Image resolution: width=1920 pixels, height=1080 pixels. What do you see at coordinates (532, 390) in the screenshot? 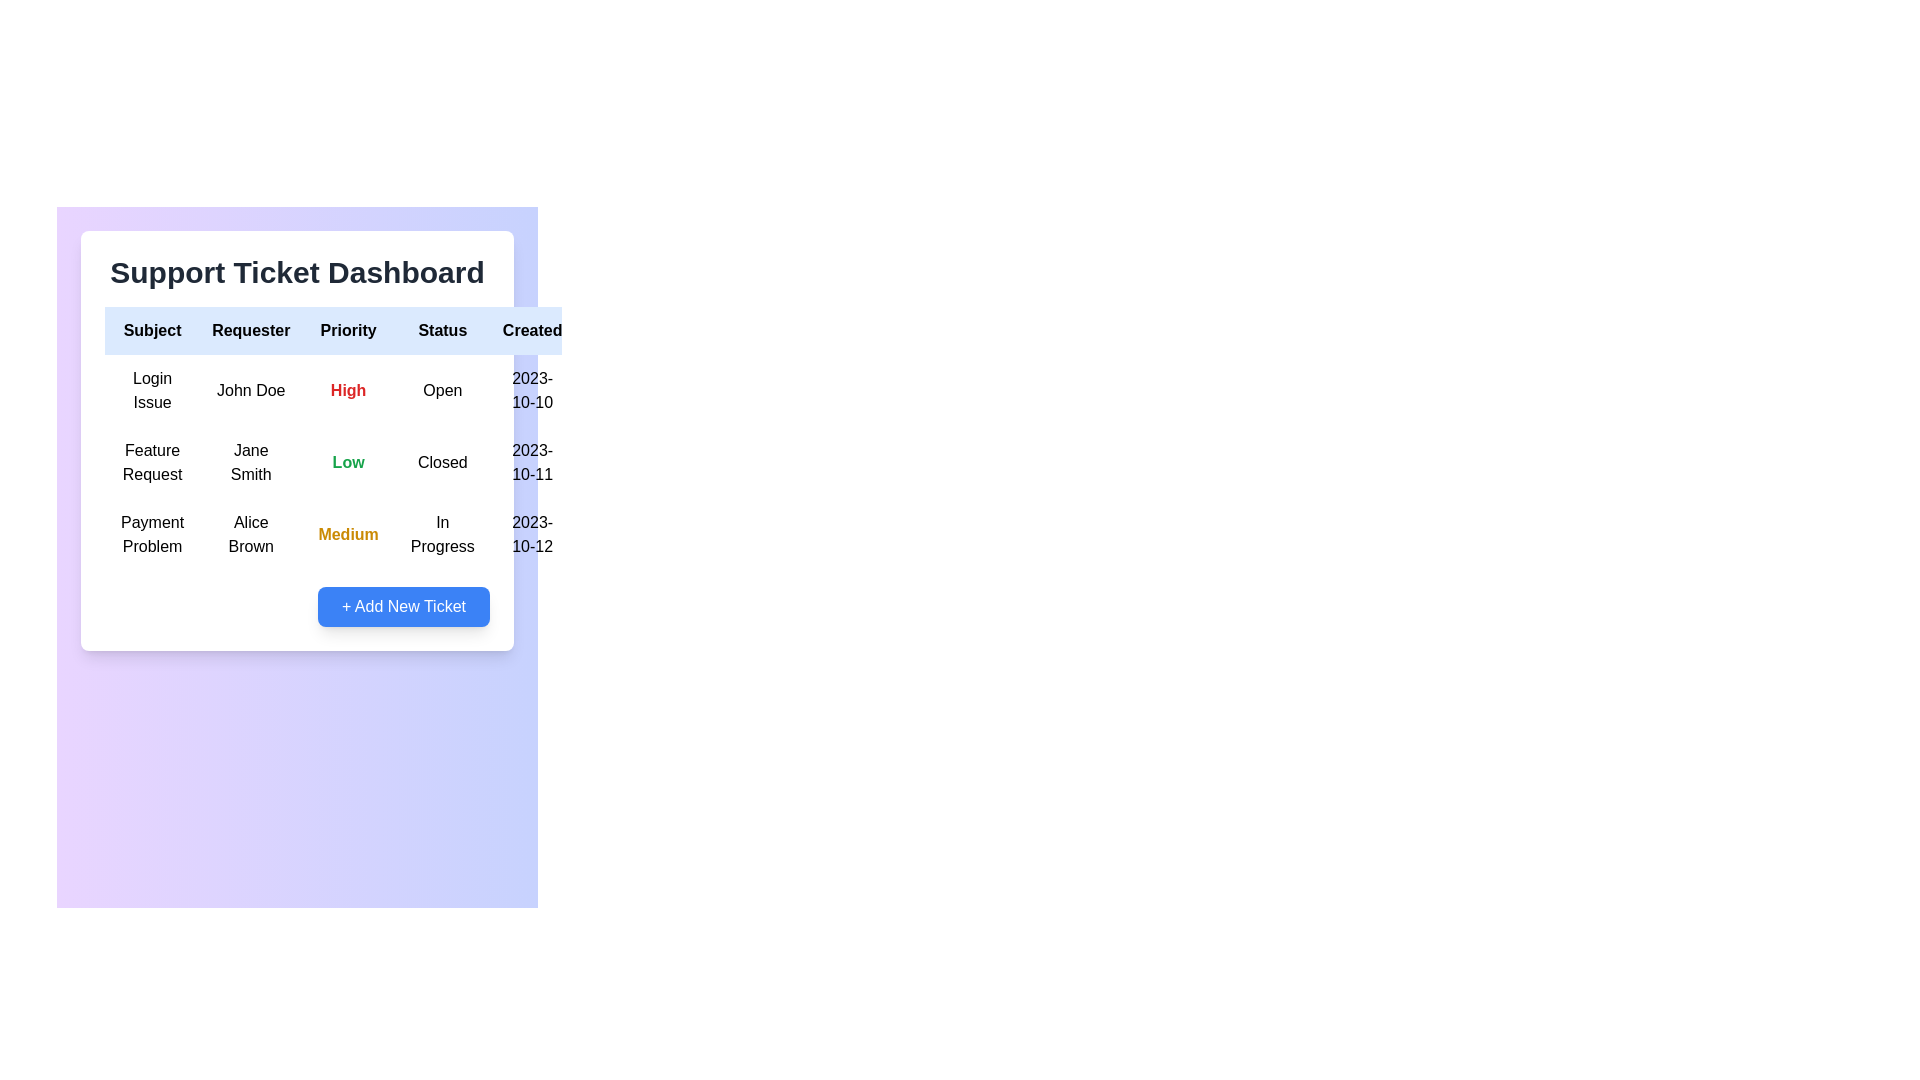
I see `the text field displaying the date '2023-10-10' in the 'Created' column of the data table` at bounding box center [532, 390].